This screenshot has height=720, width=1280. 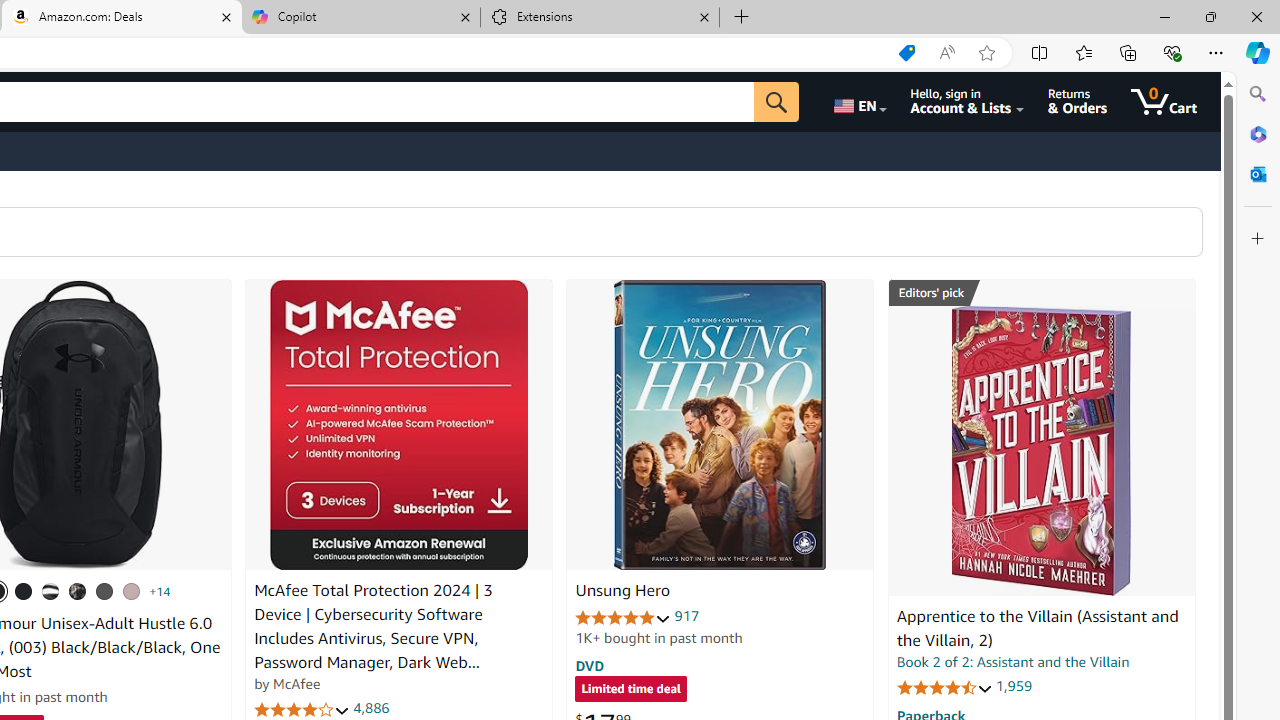 I want to click on 'Book 2 of 2: Assistant and the Villain', so click(x=1013, y=662).